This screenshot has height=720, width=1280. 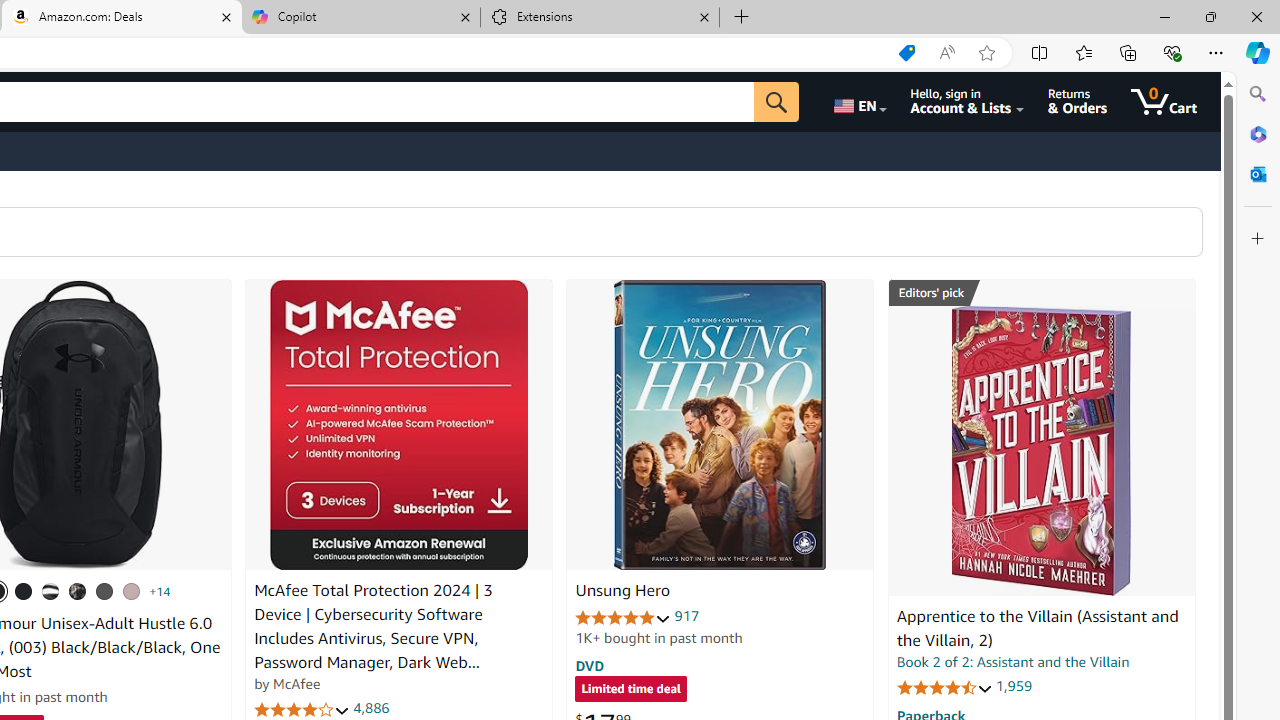 I want to click on 'Book 2 of 2: Assistant and the Villain', so click(x=1013, y=662).